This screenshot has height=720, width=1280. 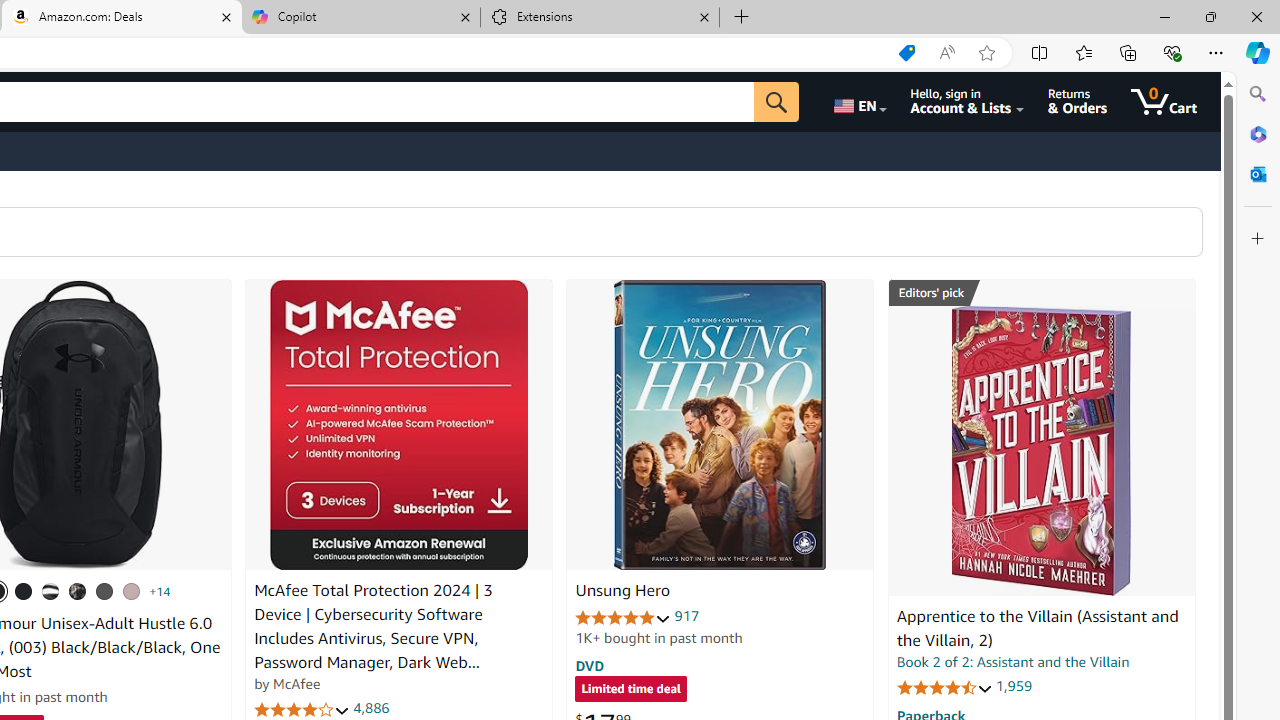 I want to click on 'Book 2 of 2: Assistant and the Villain', so click(x=1013, y=662).